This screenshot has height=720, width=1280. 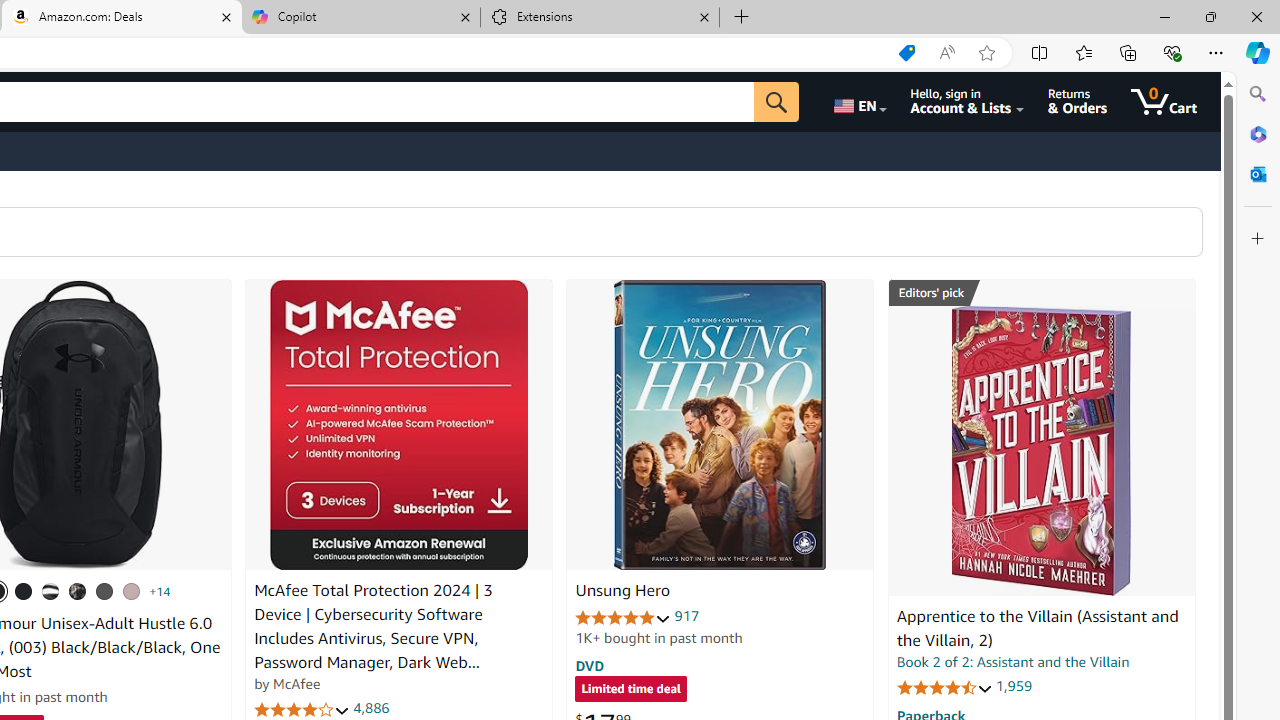 I want to click on 'Book 2 of 2: Assistant and the Villain', so click(x=1013, y=662).